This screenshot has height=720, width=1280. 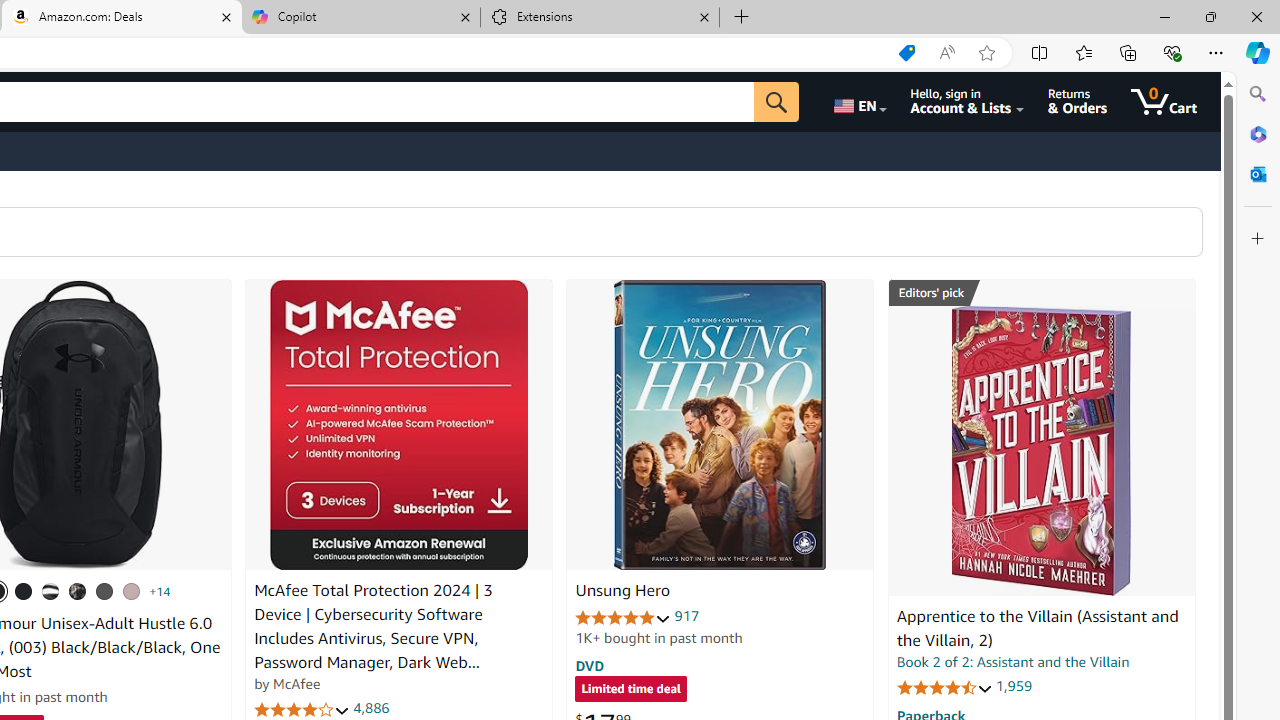 I want to click on 'Book 2 of 2: Assistant and the Villain', so click(x=1013, y=662).